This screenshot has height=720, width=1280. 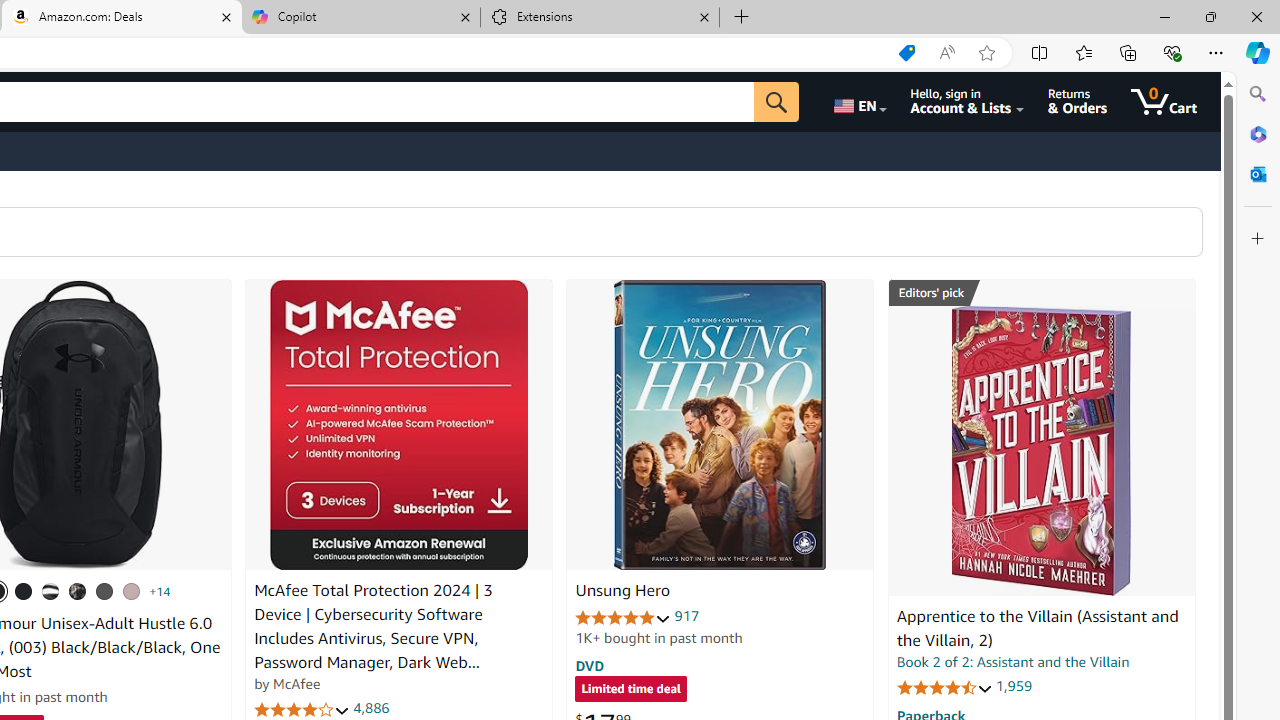 I want to click on 'Book 2 of 2: Assistant and the Villain', so click(x=1013, y=662).